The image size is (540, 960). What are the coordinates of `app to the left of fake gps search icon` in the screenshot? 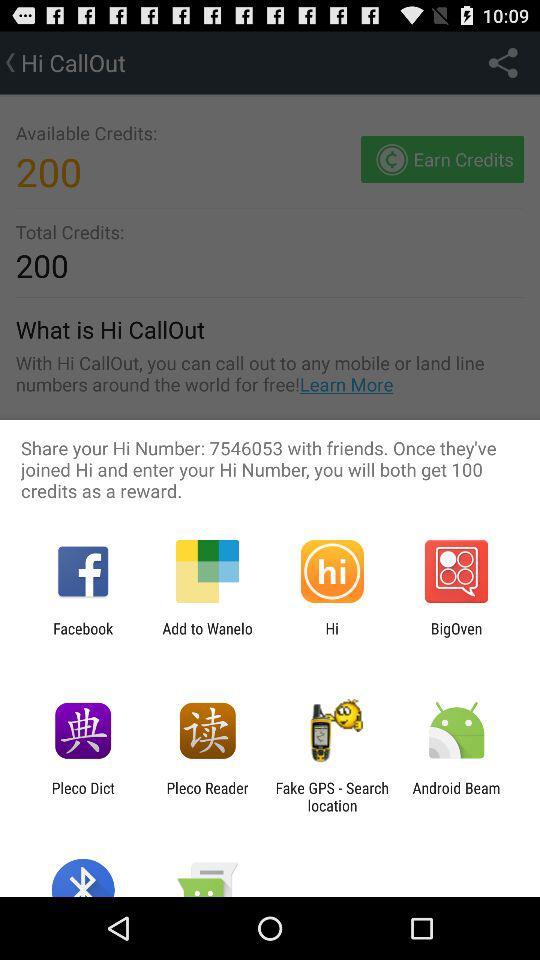 It's located at (206, 796).